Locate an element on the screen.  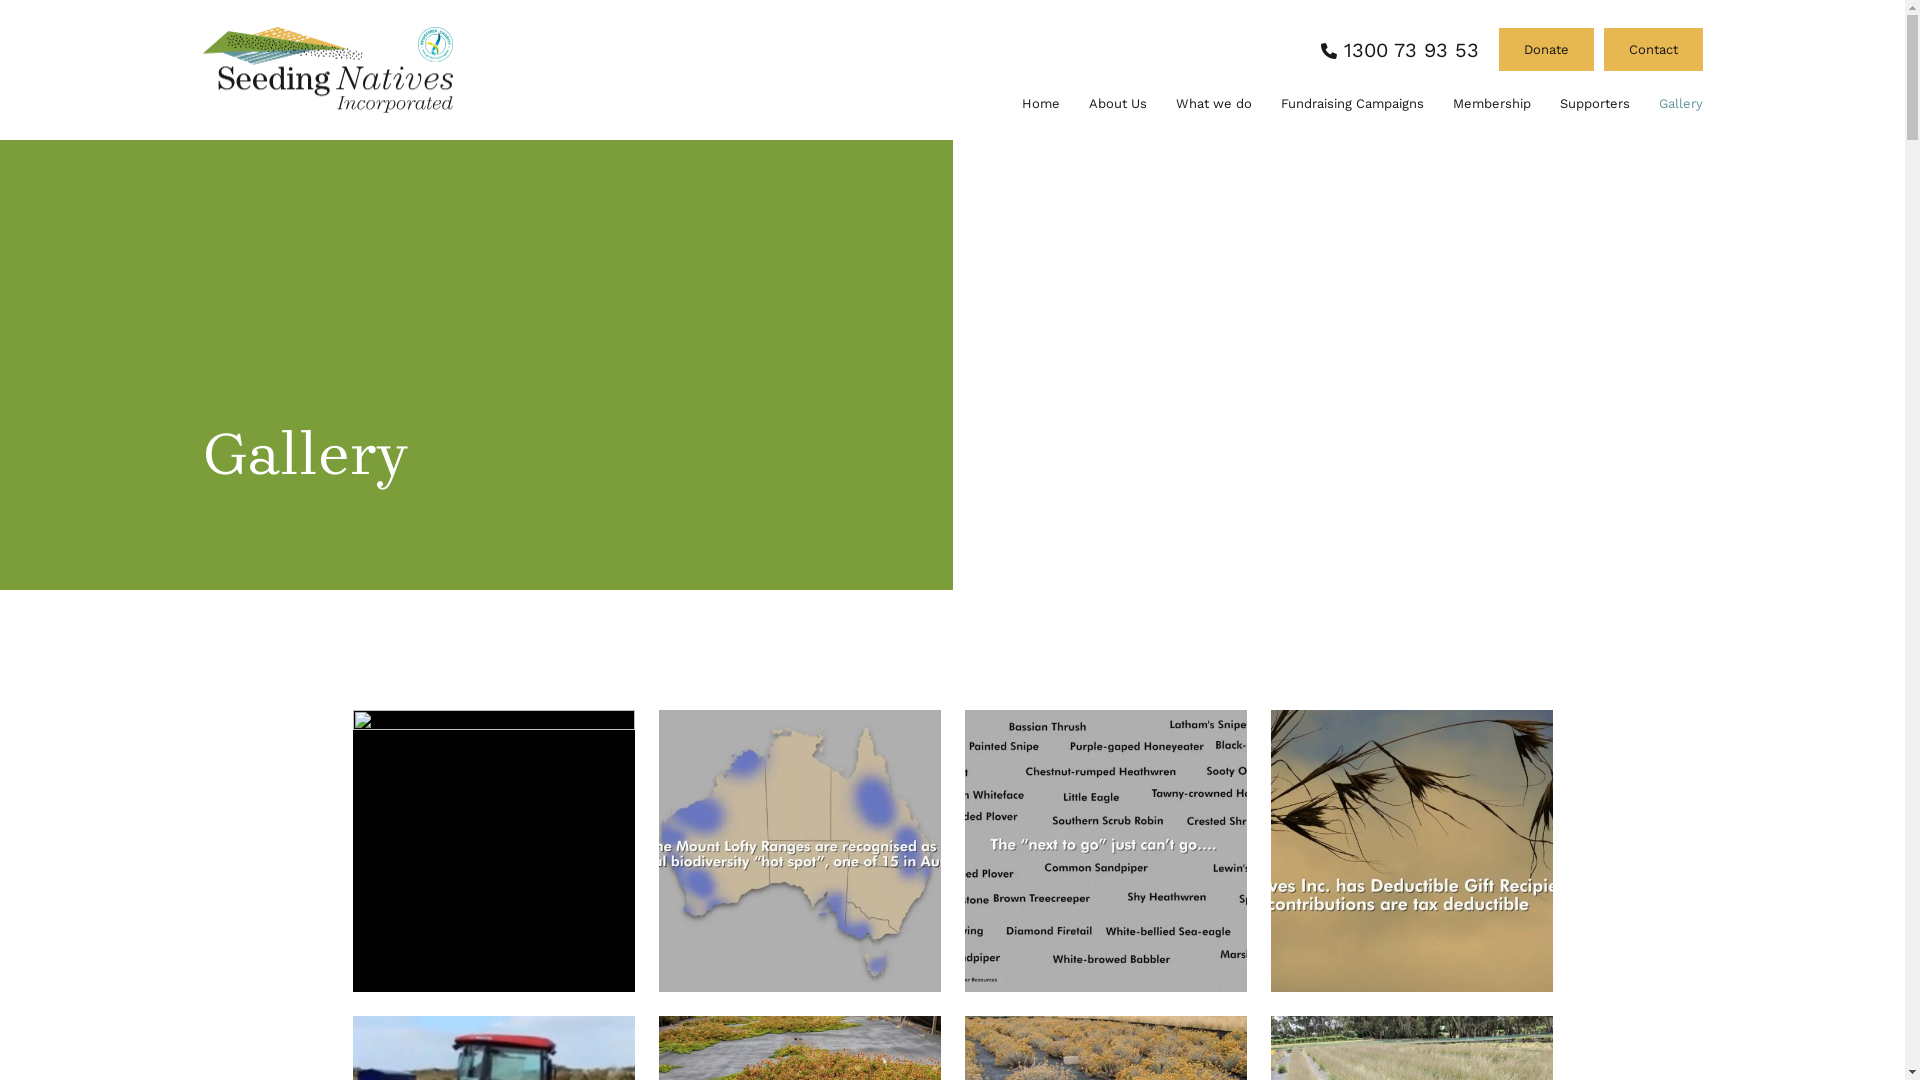
'Home' is located at coordinates (1040, 104).